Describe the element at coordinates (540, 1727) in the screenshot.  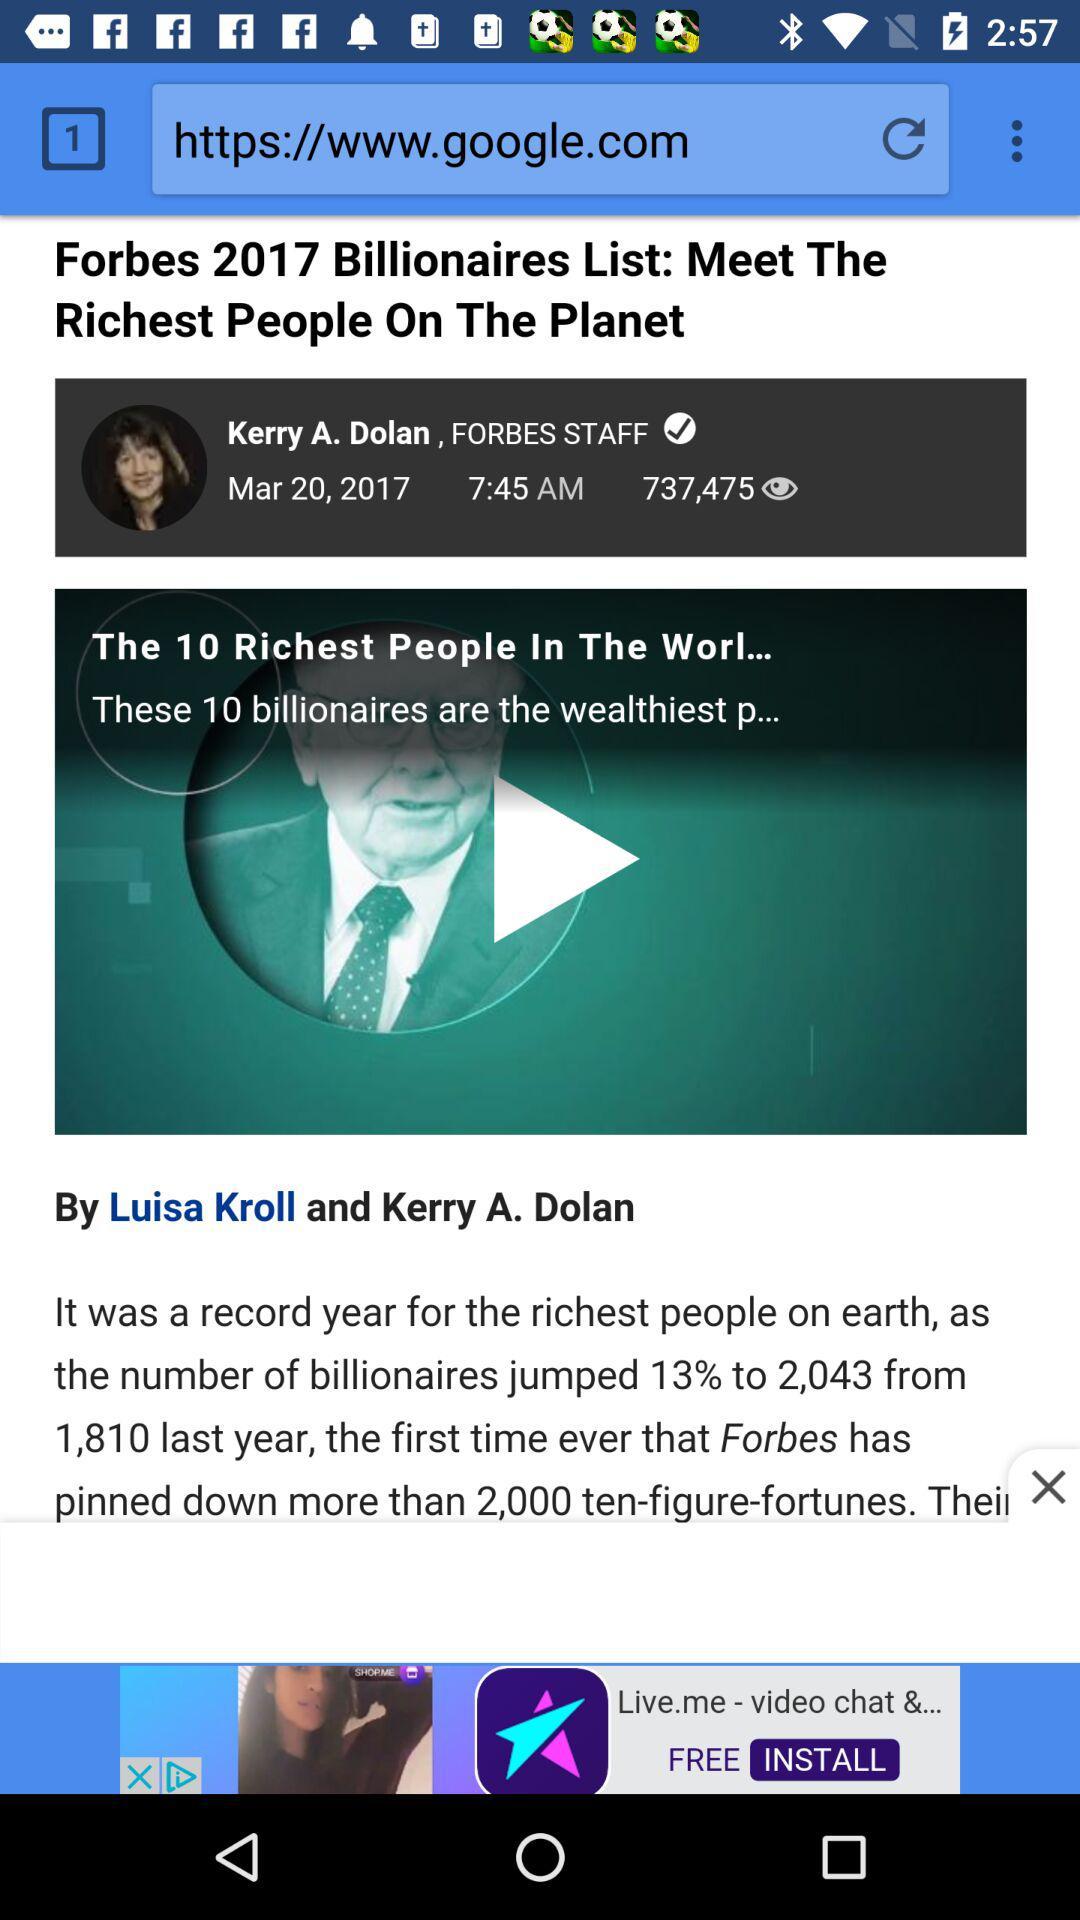
I see `opens the advertisement` at that location.